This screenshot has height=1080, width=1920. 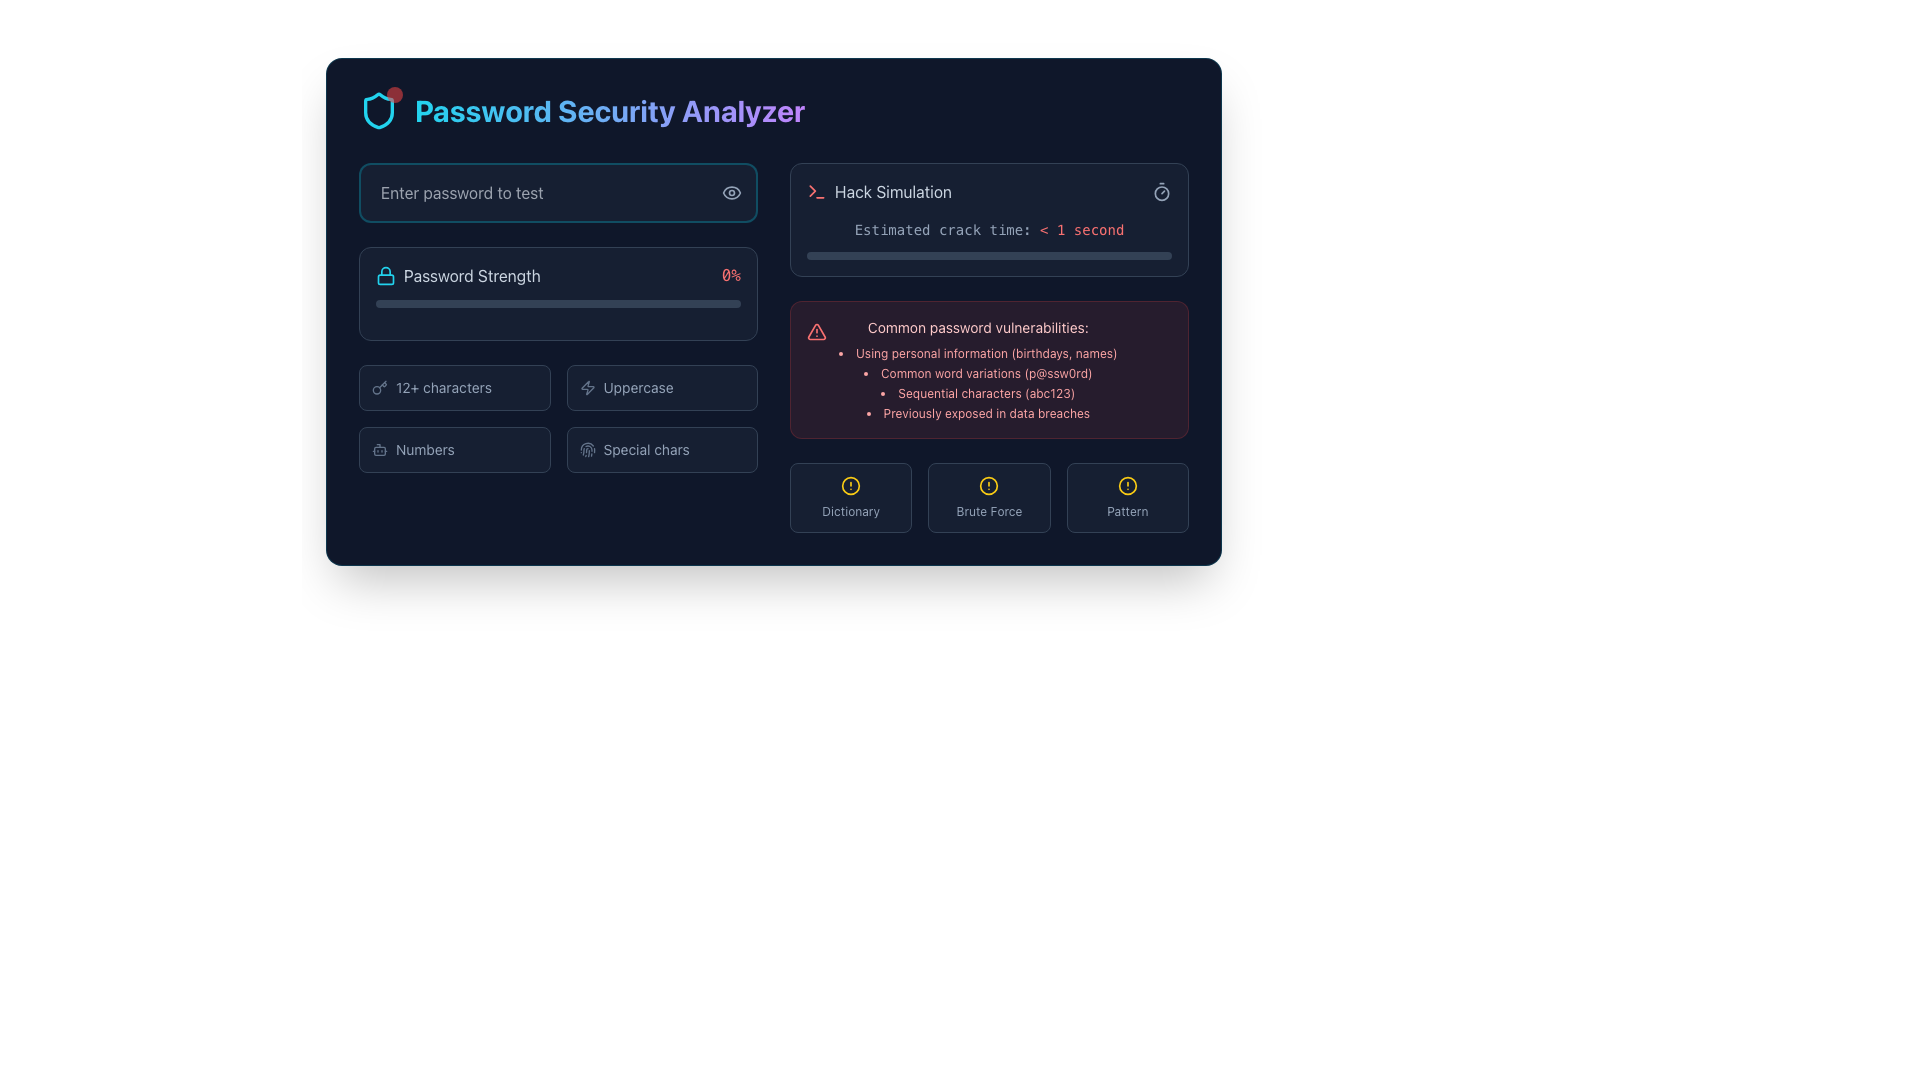 What do you see at coordinates (662, 388) in the screenshot?
I see `the label item displaying 'Uppercase' with a lightning bolt icon, located at the top-right corner of the grid layout` at bounding box center [662, 388].